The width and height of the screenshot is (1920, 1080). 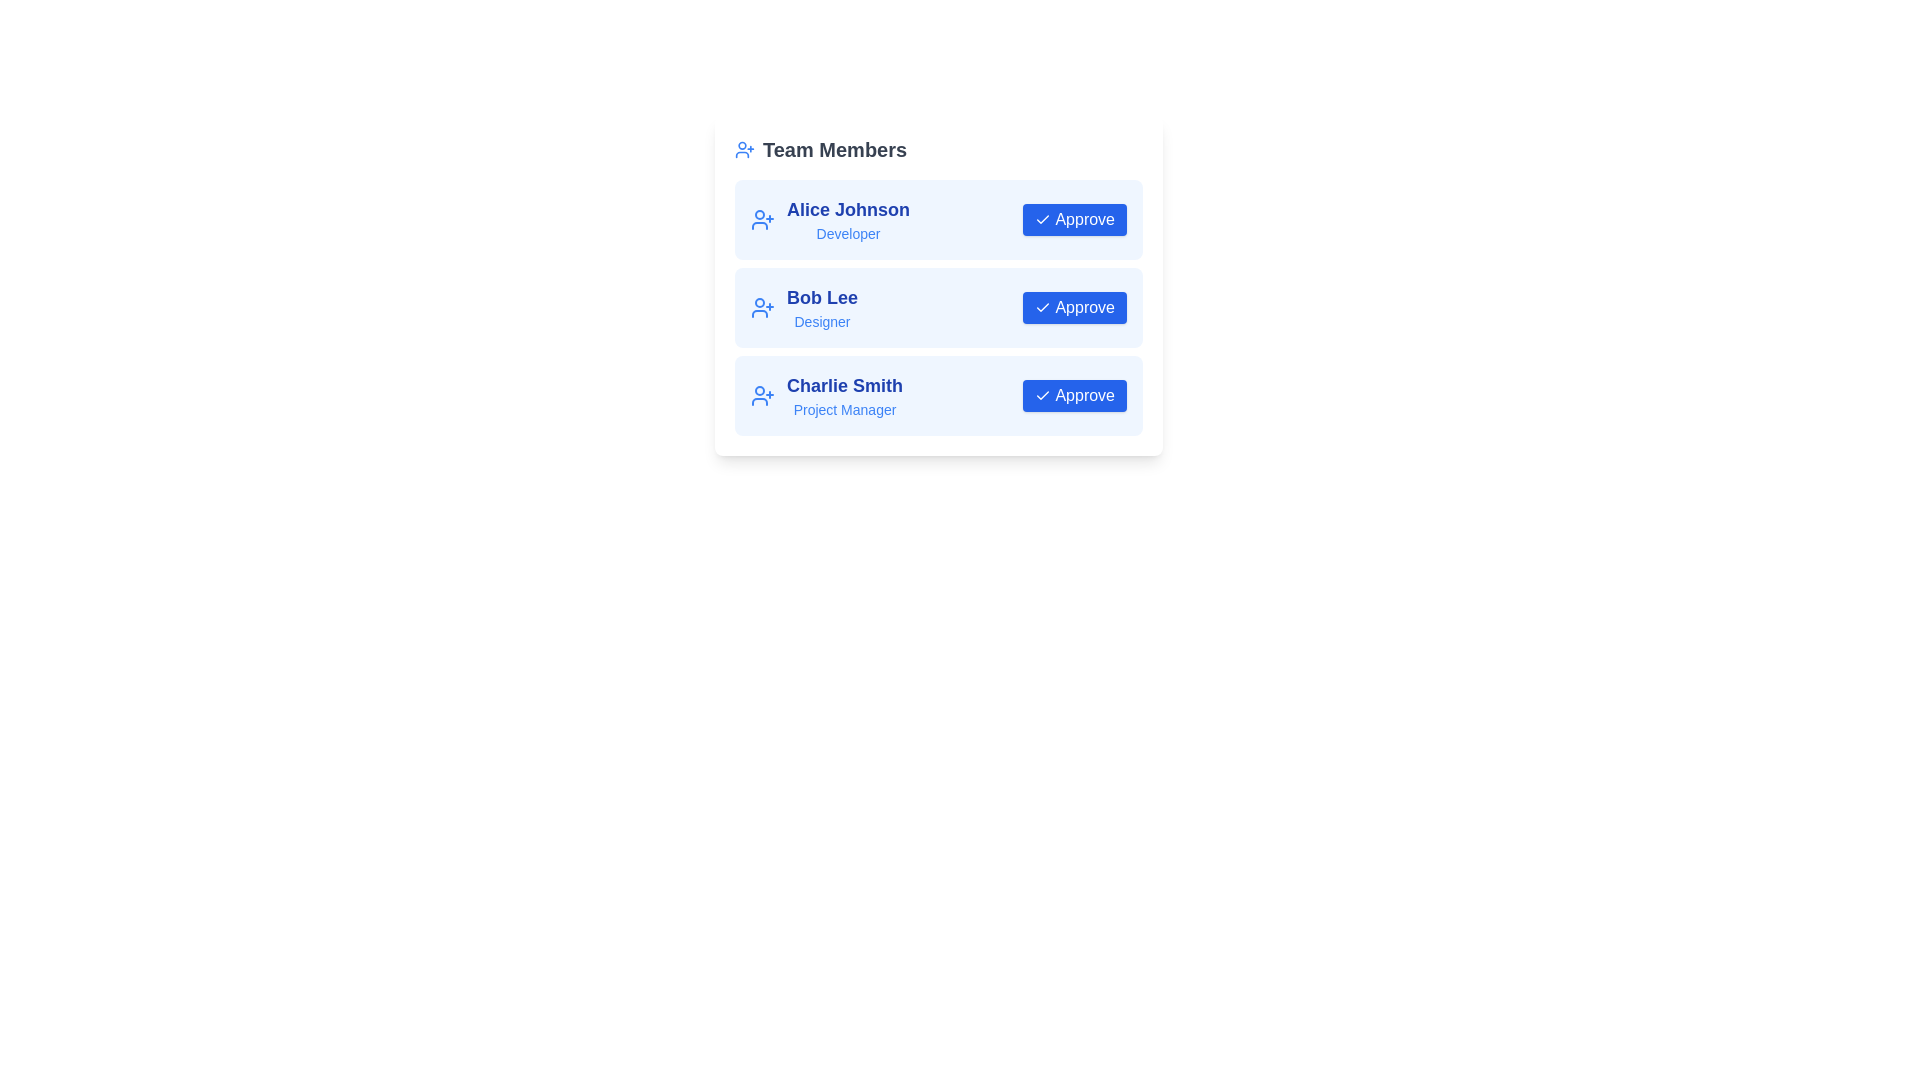 What do you see at coordinates (1042, 396) in the screenshot?
I see `the check-shaped icon within the 'Approve' button associated with 'Charlie Smith'` at bounding box center [1042, 396].